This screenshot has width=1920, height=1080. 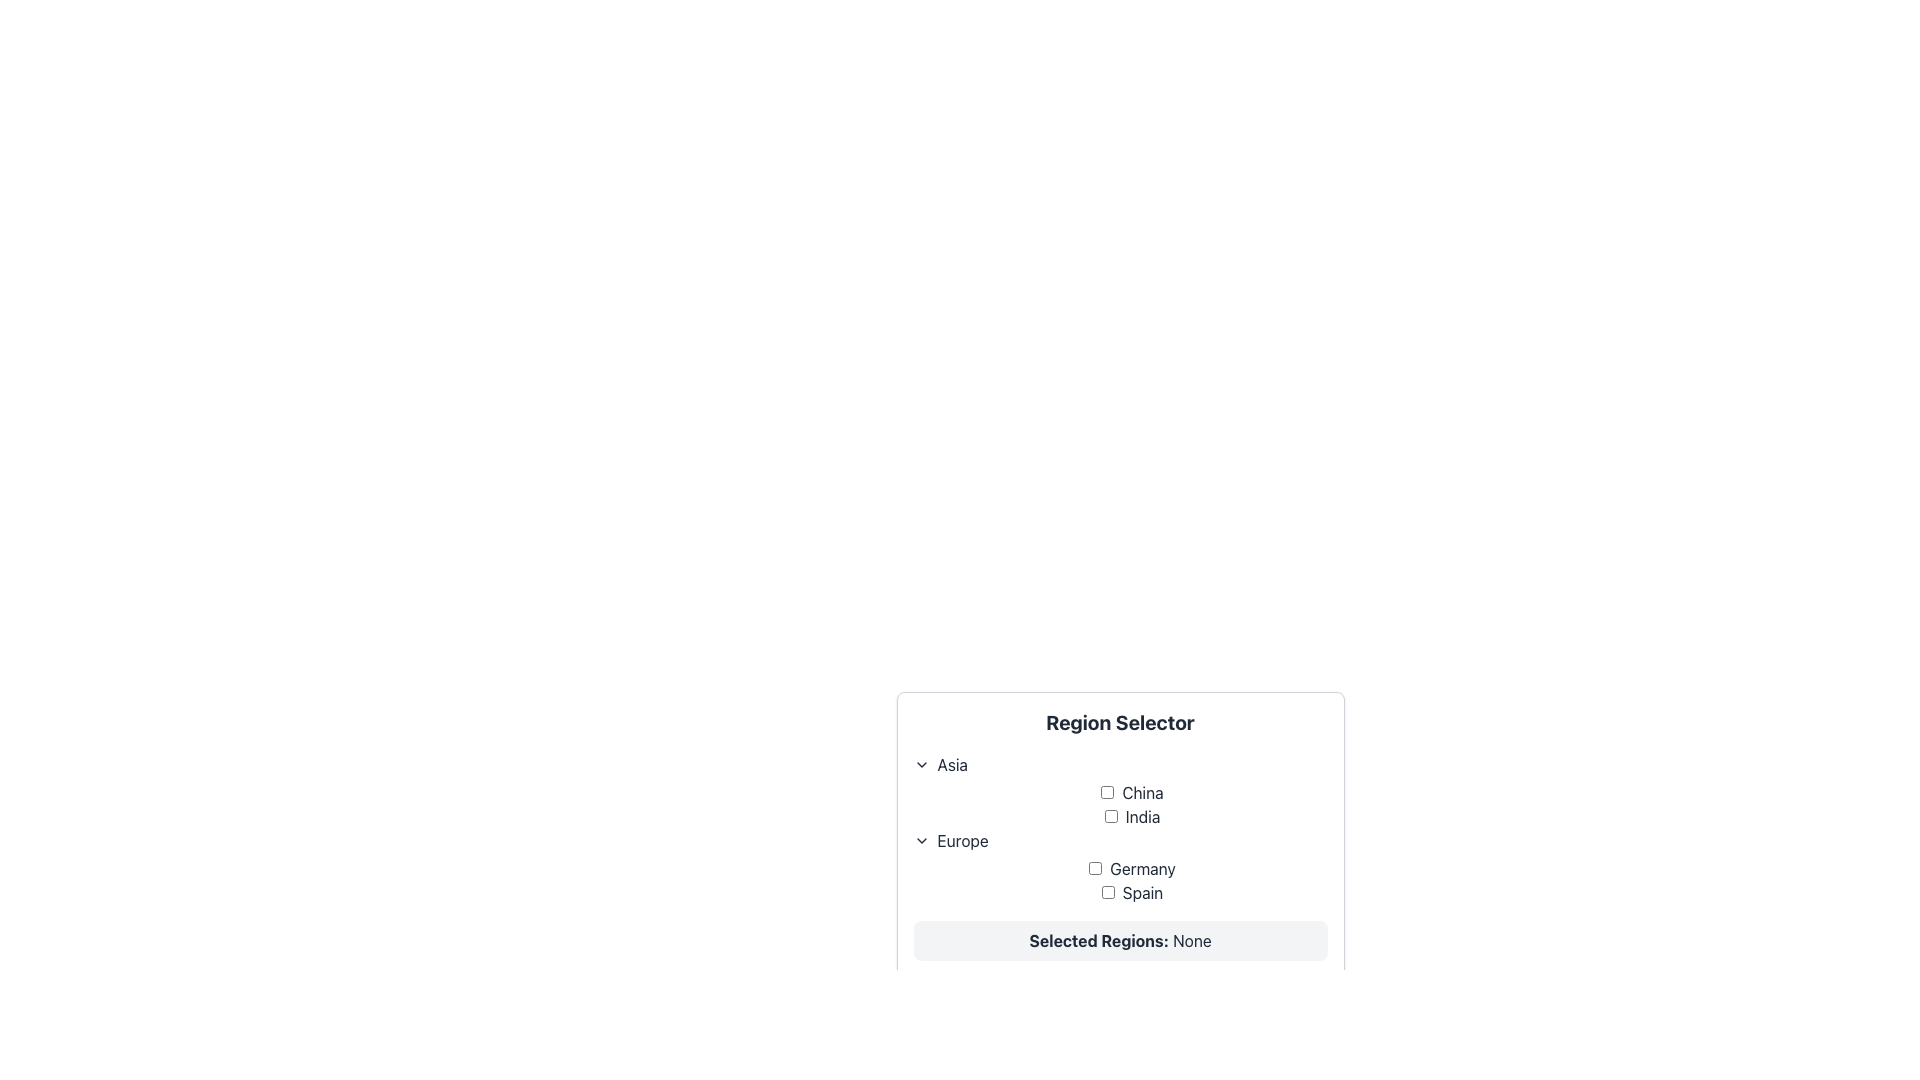 What do you see at coordinates (1132, 892) in the screenshot?
I see `the text label displaying 'Spain', which is aligned horizontally with its associated checkbox and located below 'Germany' in the 'Europe' region group` at bounding box center [1132, 892].